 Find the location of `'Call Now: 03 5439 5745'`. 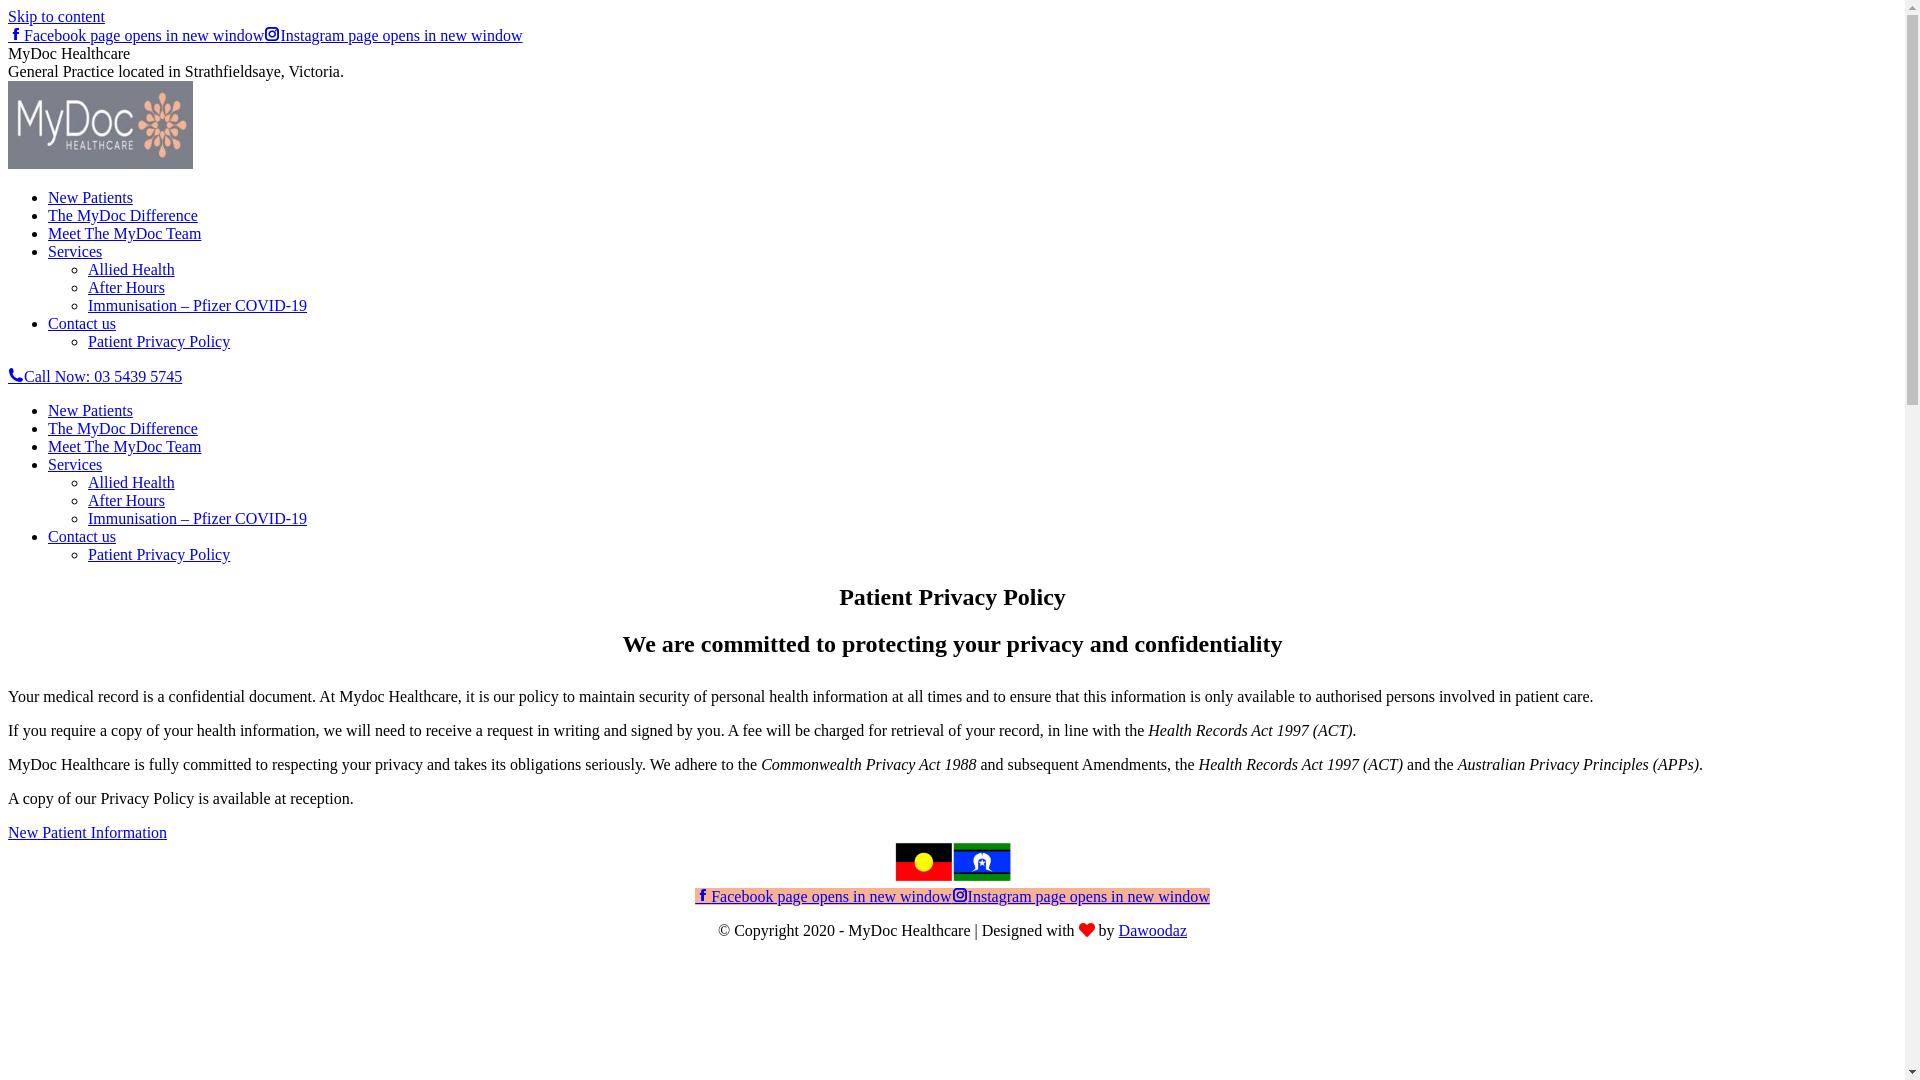

'Call Now: 03 5439 5745' is located at coordinates (94, 376).